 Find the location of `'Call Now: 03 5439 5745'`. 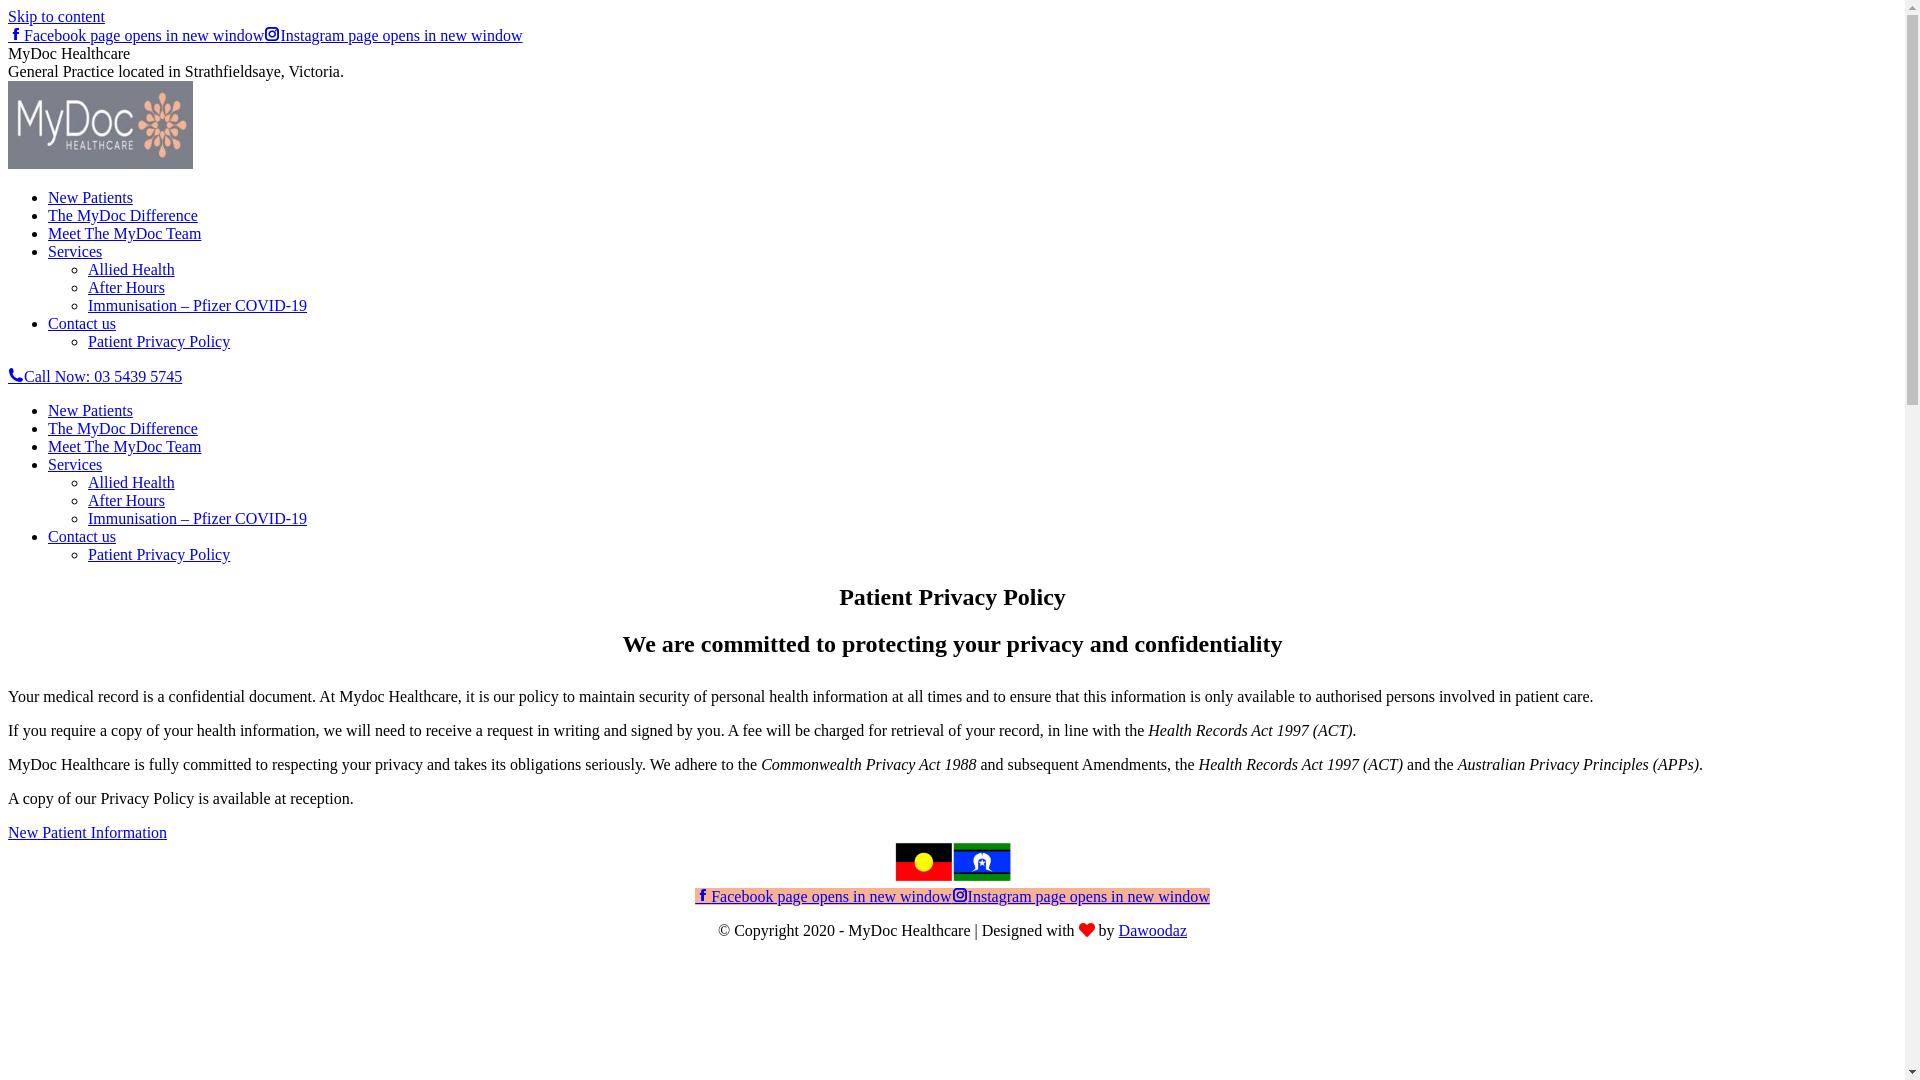

'Call Now: 03 5439 5745' is located at coordinates (94, 376).